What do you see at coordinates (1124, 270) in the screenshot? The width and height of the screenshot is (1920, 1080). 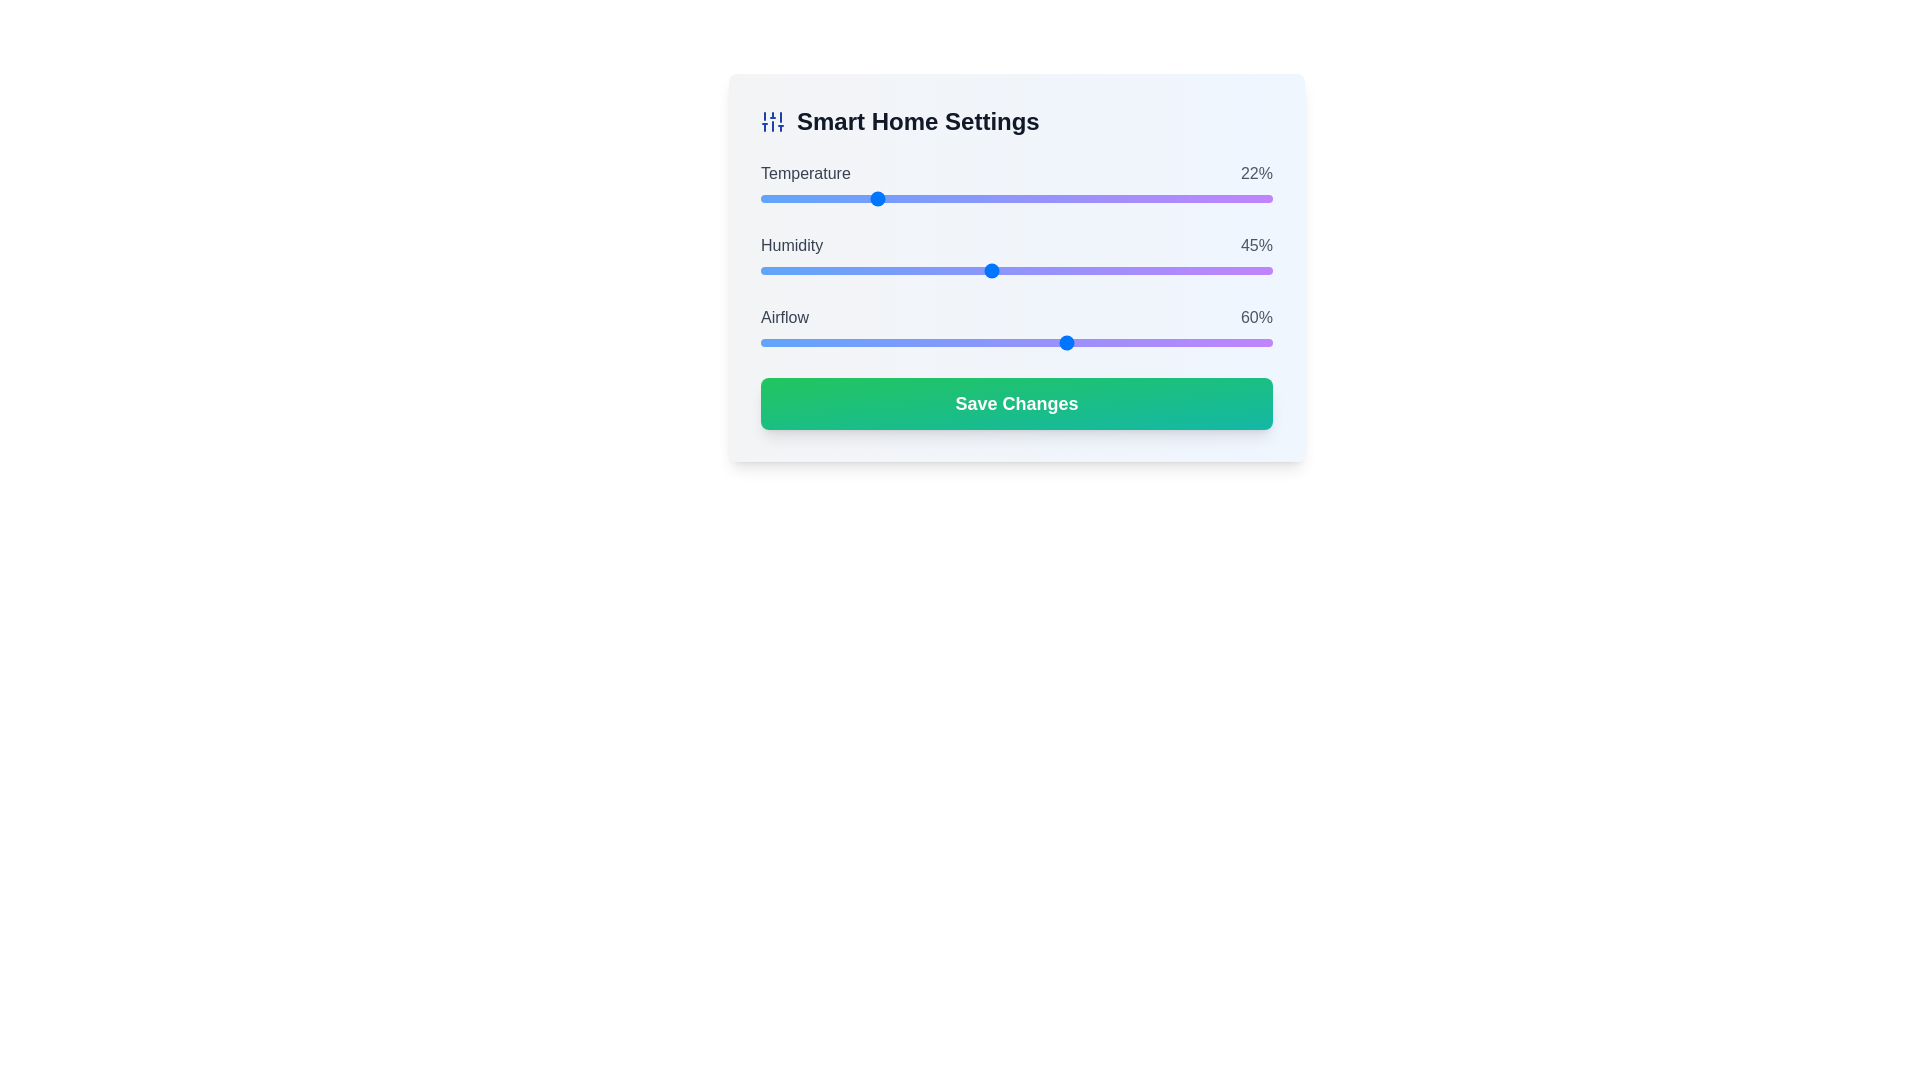 I see `the humidity level` at bounding box center [1124, 270].